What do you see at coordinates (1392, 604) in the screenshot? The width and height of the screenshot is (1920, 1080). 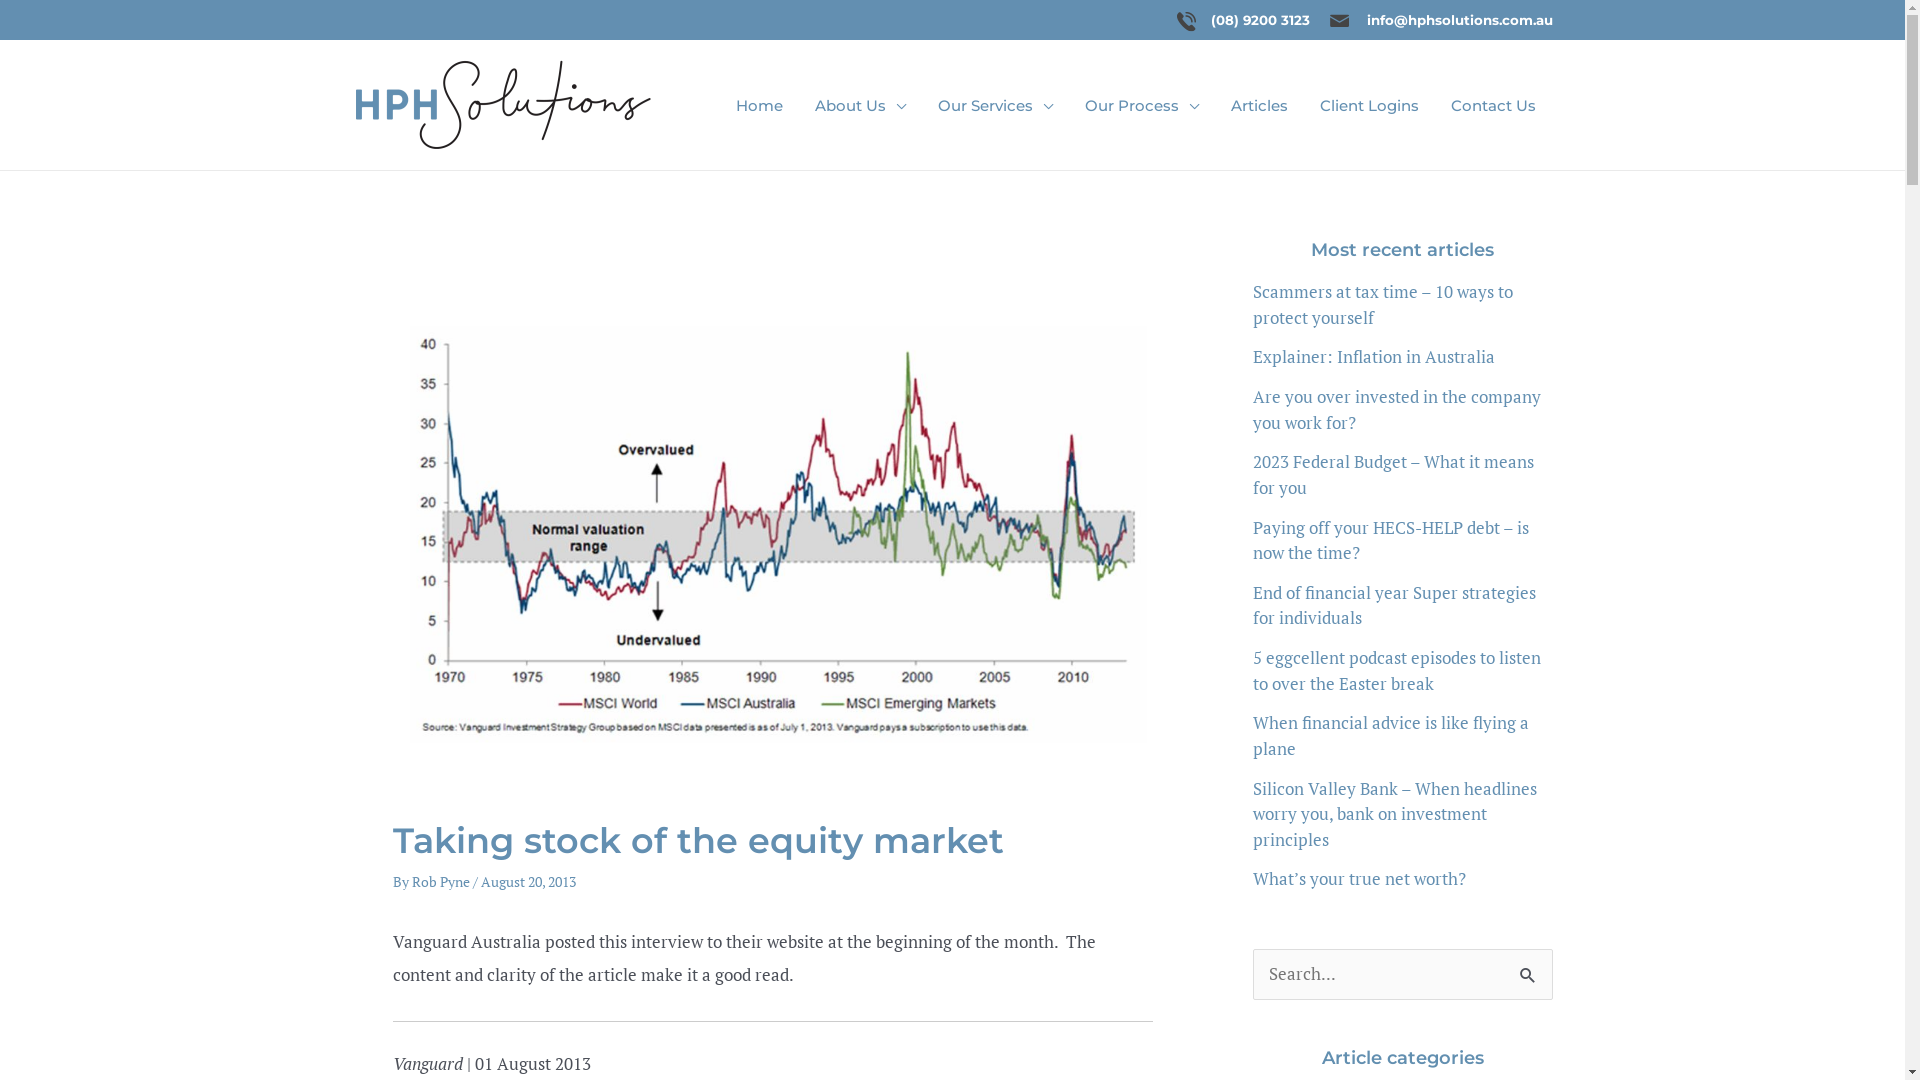 I see `'End of financial year Super strategies for individuals'` at bounding box center [1392, 604].